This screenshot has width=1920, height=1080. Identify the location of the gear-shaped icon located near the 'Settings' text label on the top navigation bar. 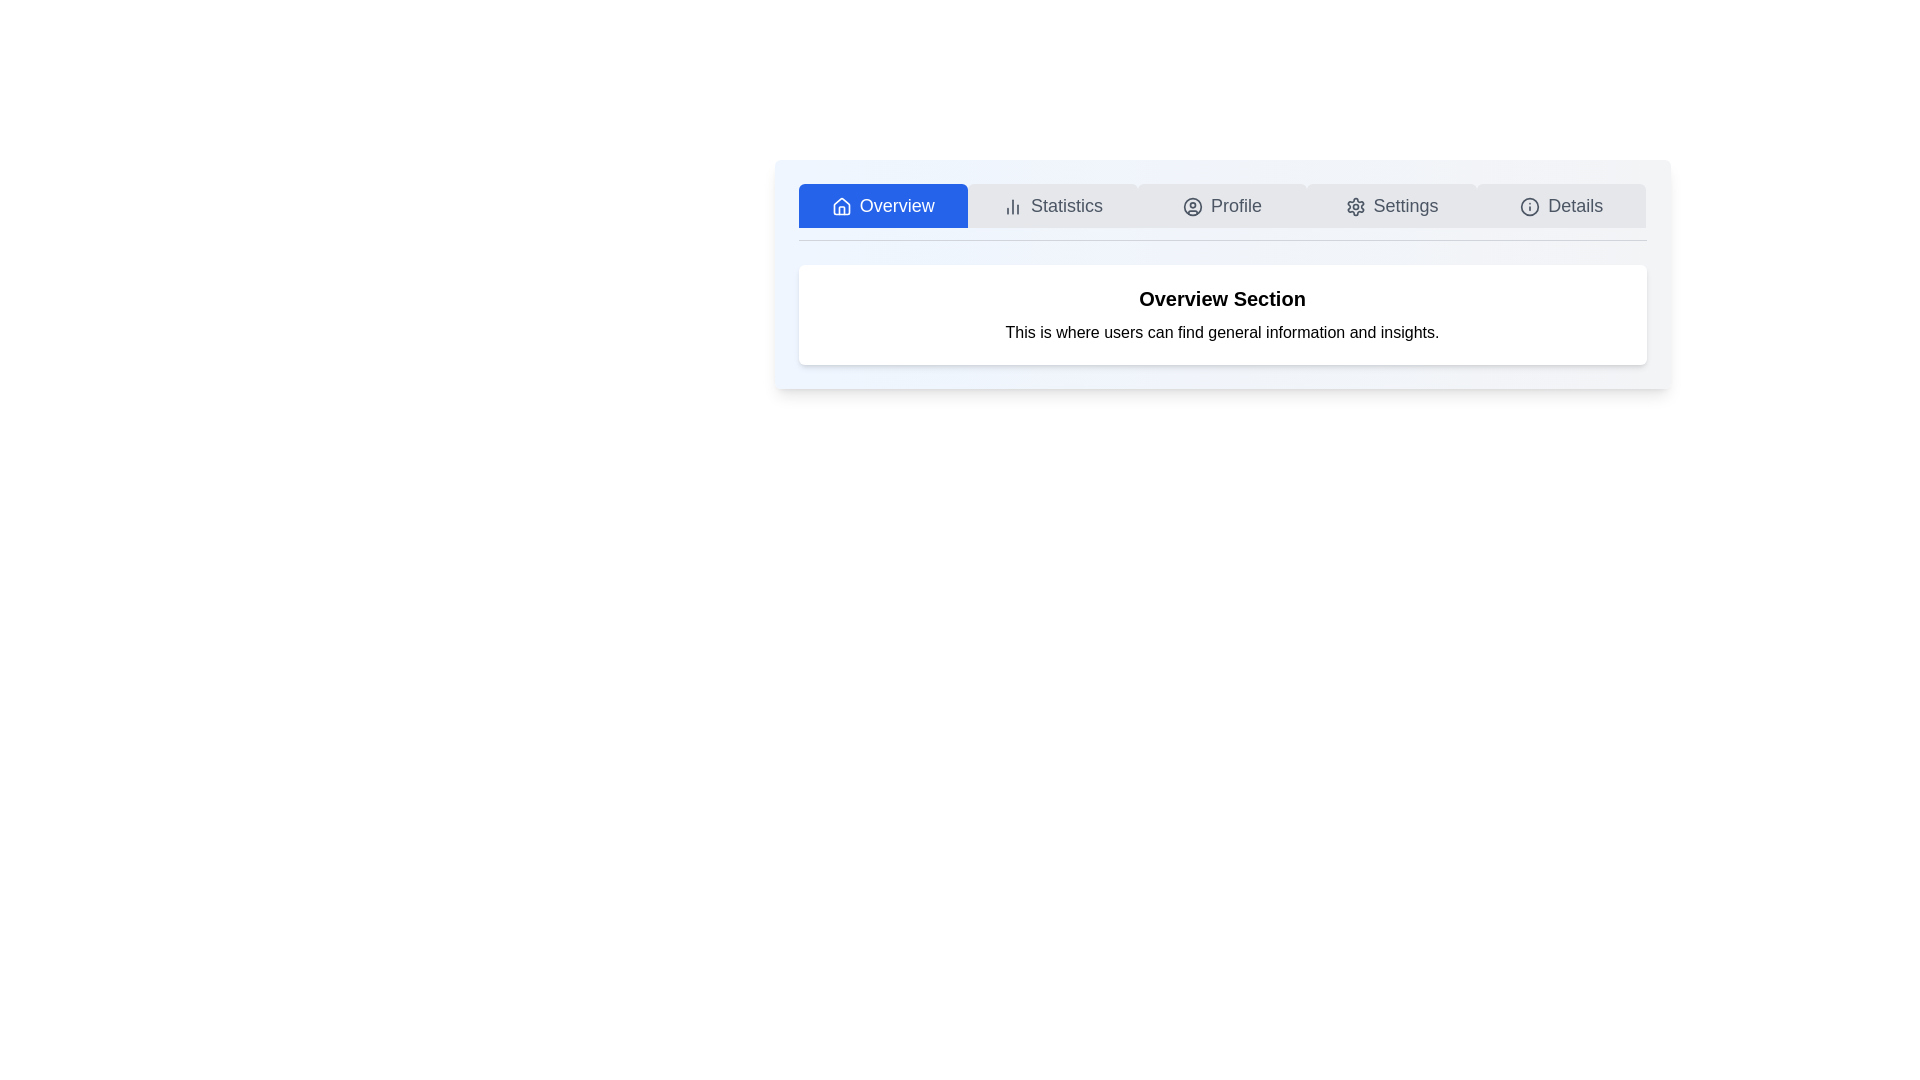
(1355, 207).